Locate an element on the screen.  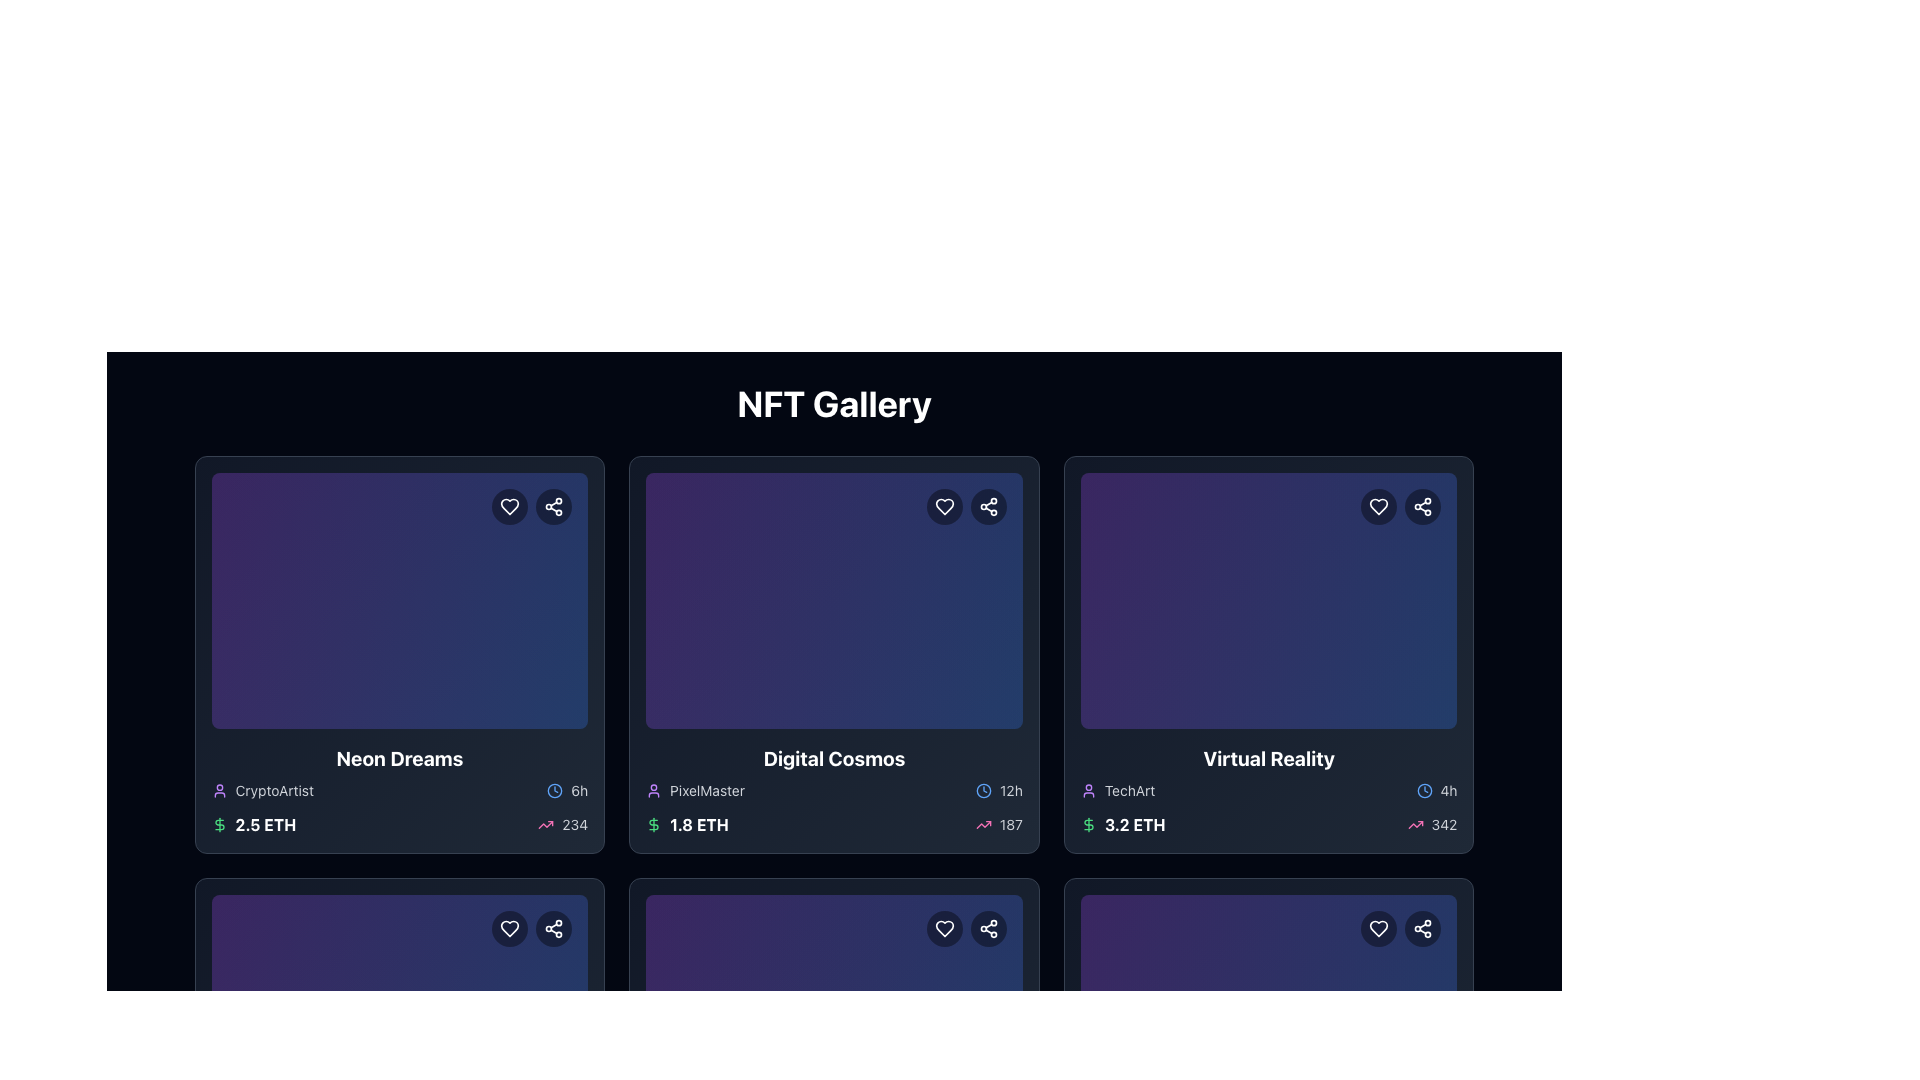
the styling of the clock icon located in the bottom section of the 'Neon Dreams' card, which features a circular design with a blue outline and a clock hand structure inside is located at coordinates (555, 789).